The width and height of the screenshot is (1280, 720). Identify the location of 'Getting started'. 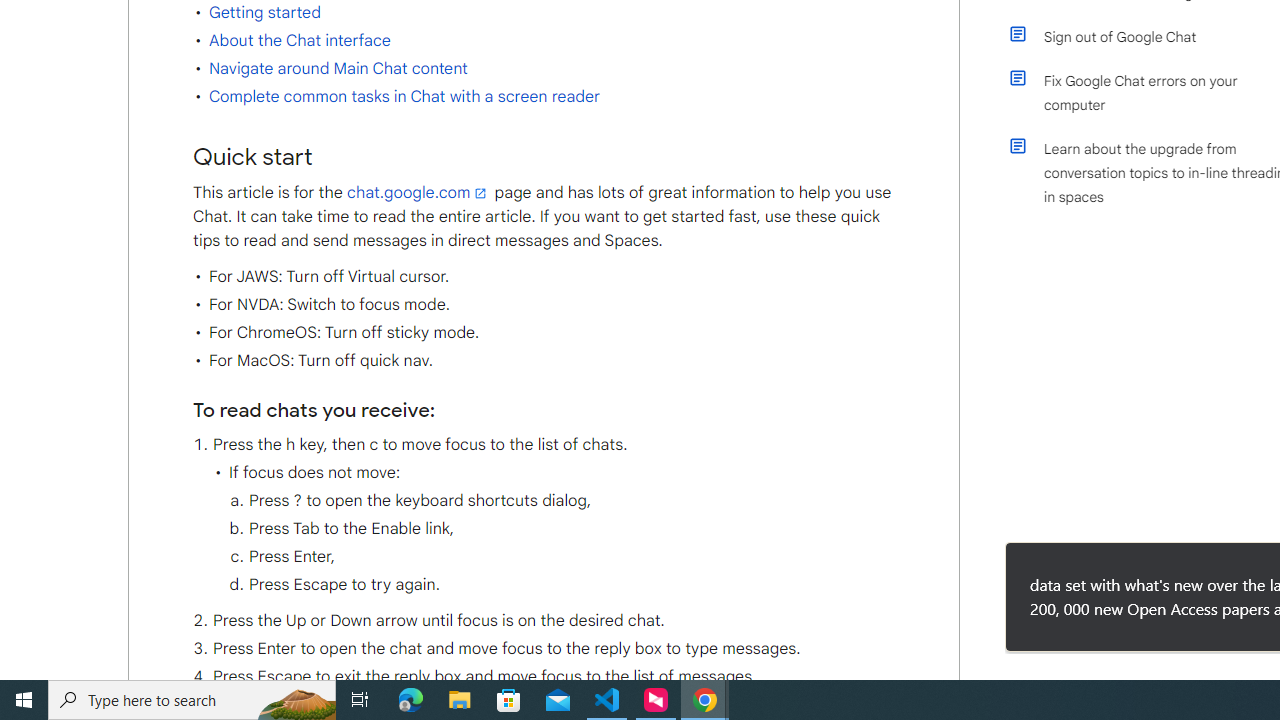
(263, 12).